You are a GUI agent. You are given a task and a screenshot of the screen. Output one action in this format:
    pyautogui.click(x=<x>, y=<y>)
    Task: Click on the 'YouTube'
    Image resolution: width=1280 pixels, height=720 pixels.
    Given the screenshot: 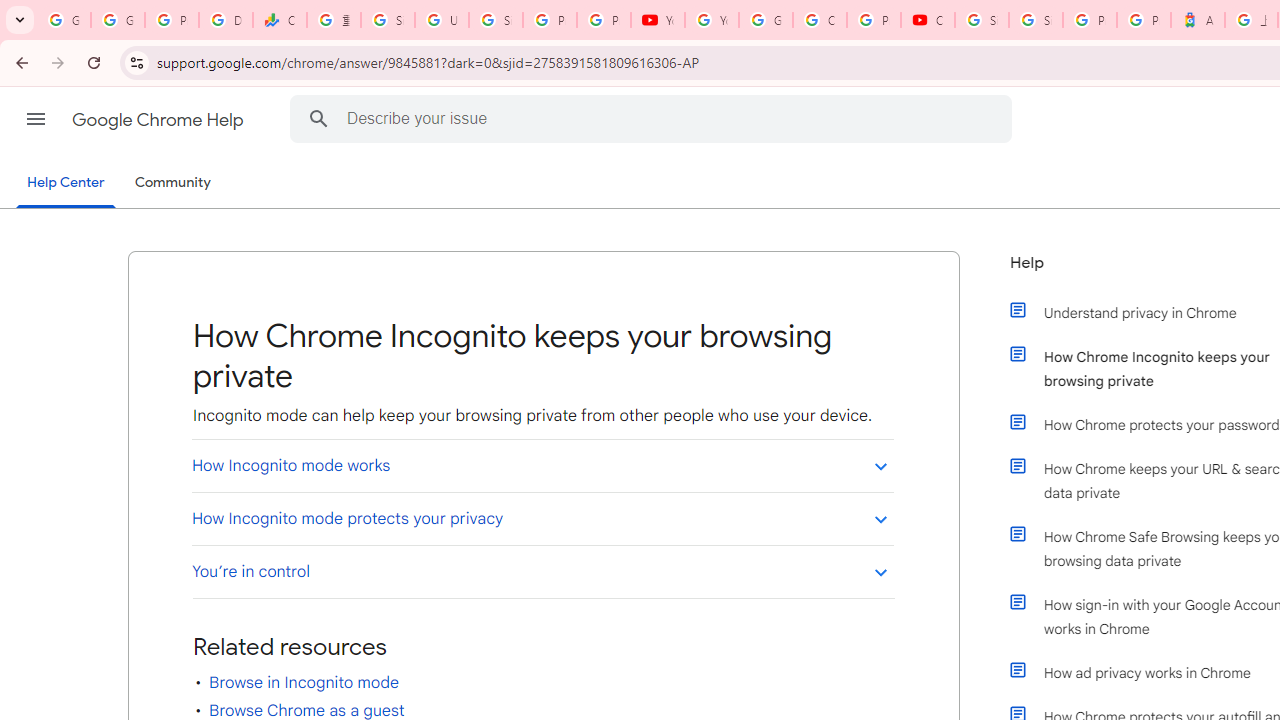 What is the action you would take?
    pyautogui.click(x=657, y=20)
    